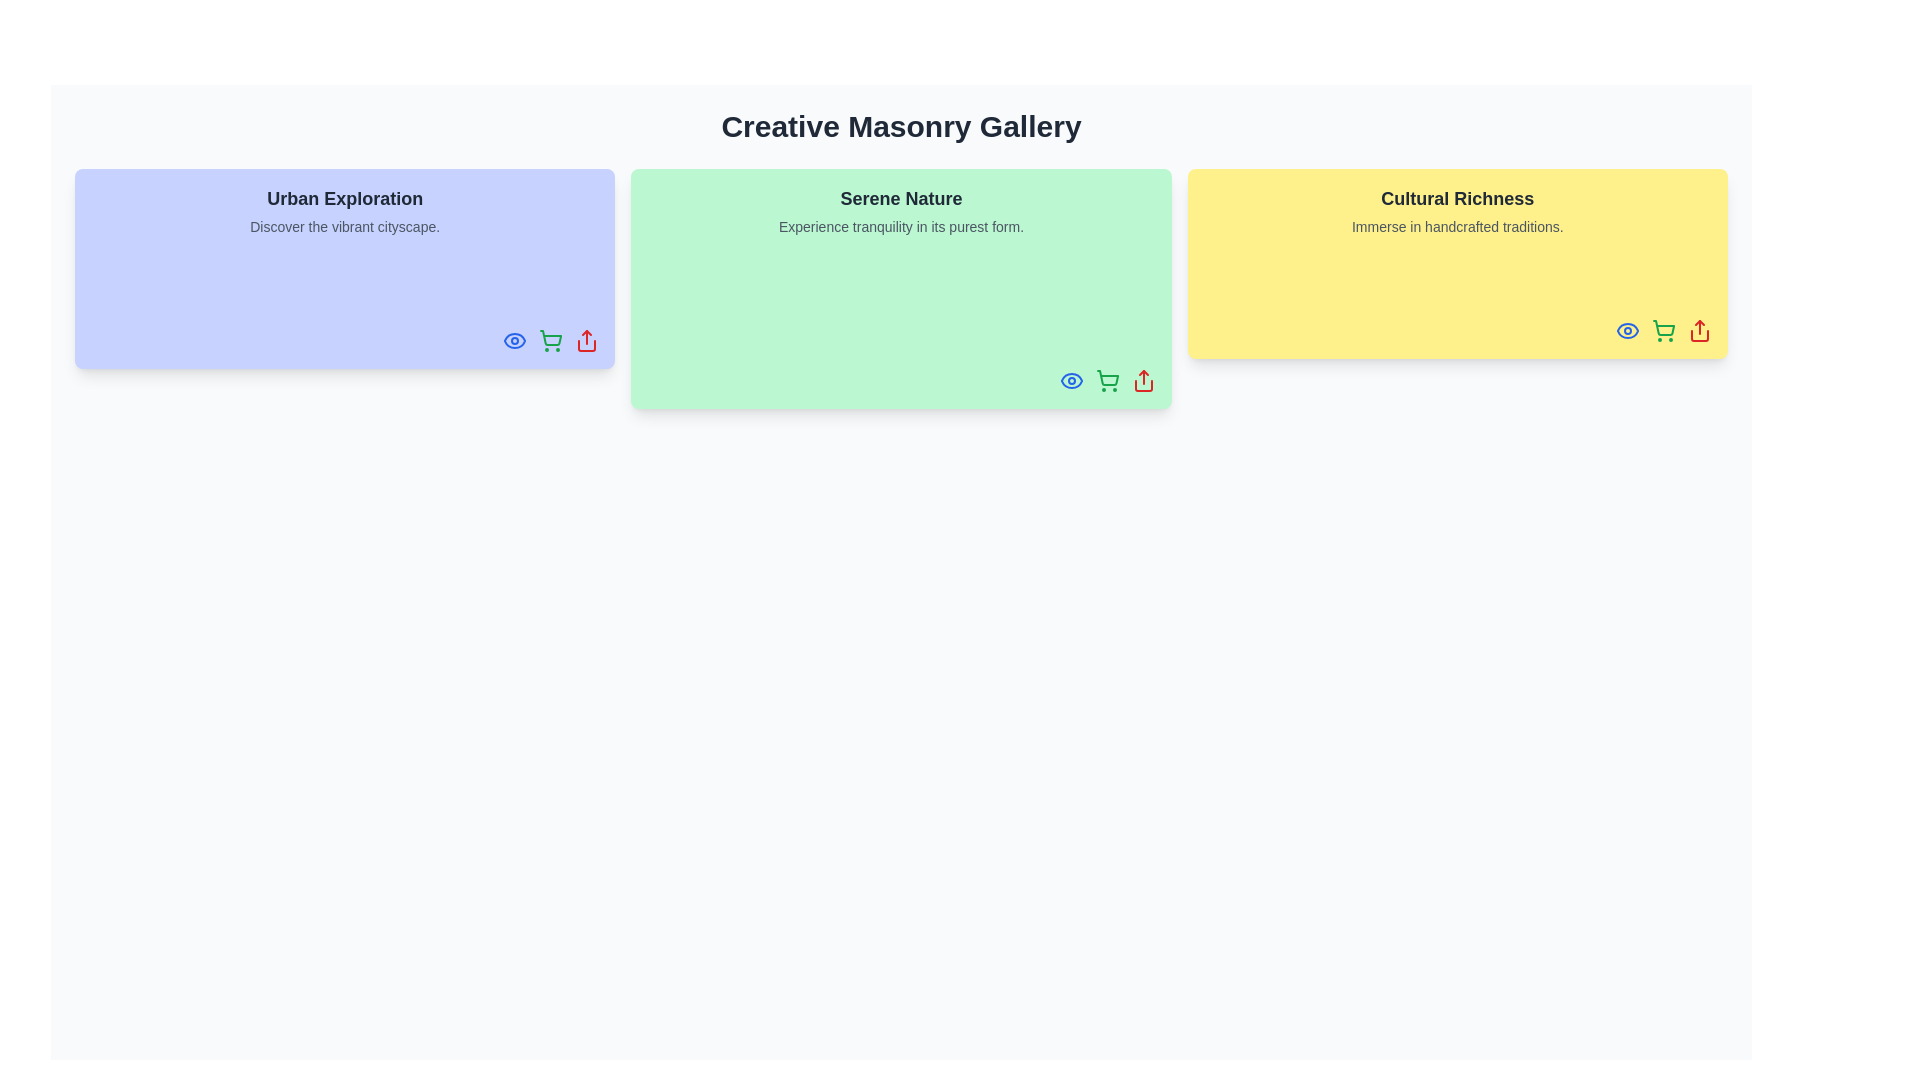 The width and height of the screenshot is (1920, 1080). Describe the element at coordinates (1070, 381) in the screenshot. I see `larger outer contour of the eye icon located at the bottom-right corner of the 'Serene Nature' card` at that location.